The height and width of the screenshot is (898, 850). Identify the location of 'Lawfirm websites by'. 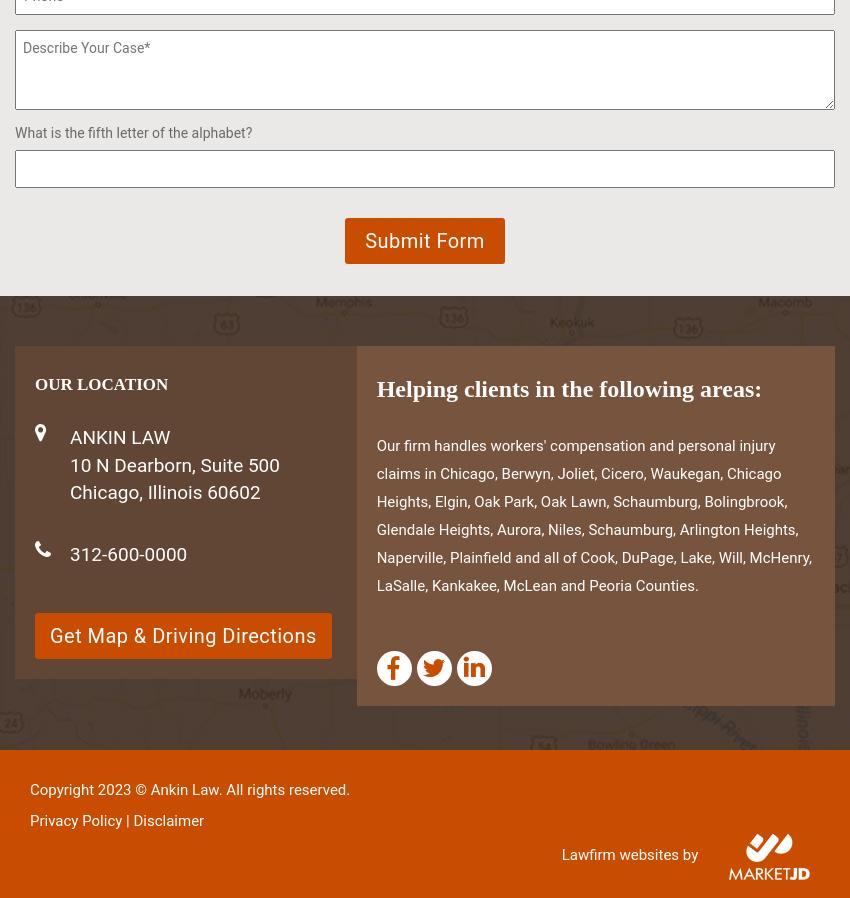
(630, 854).